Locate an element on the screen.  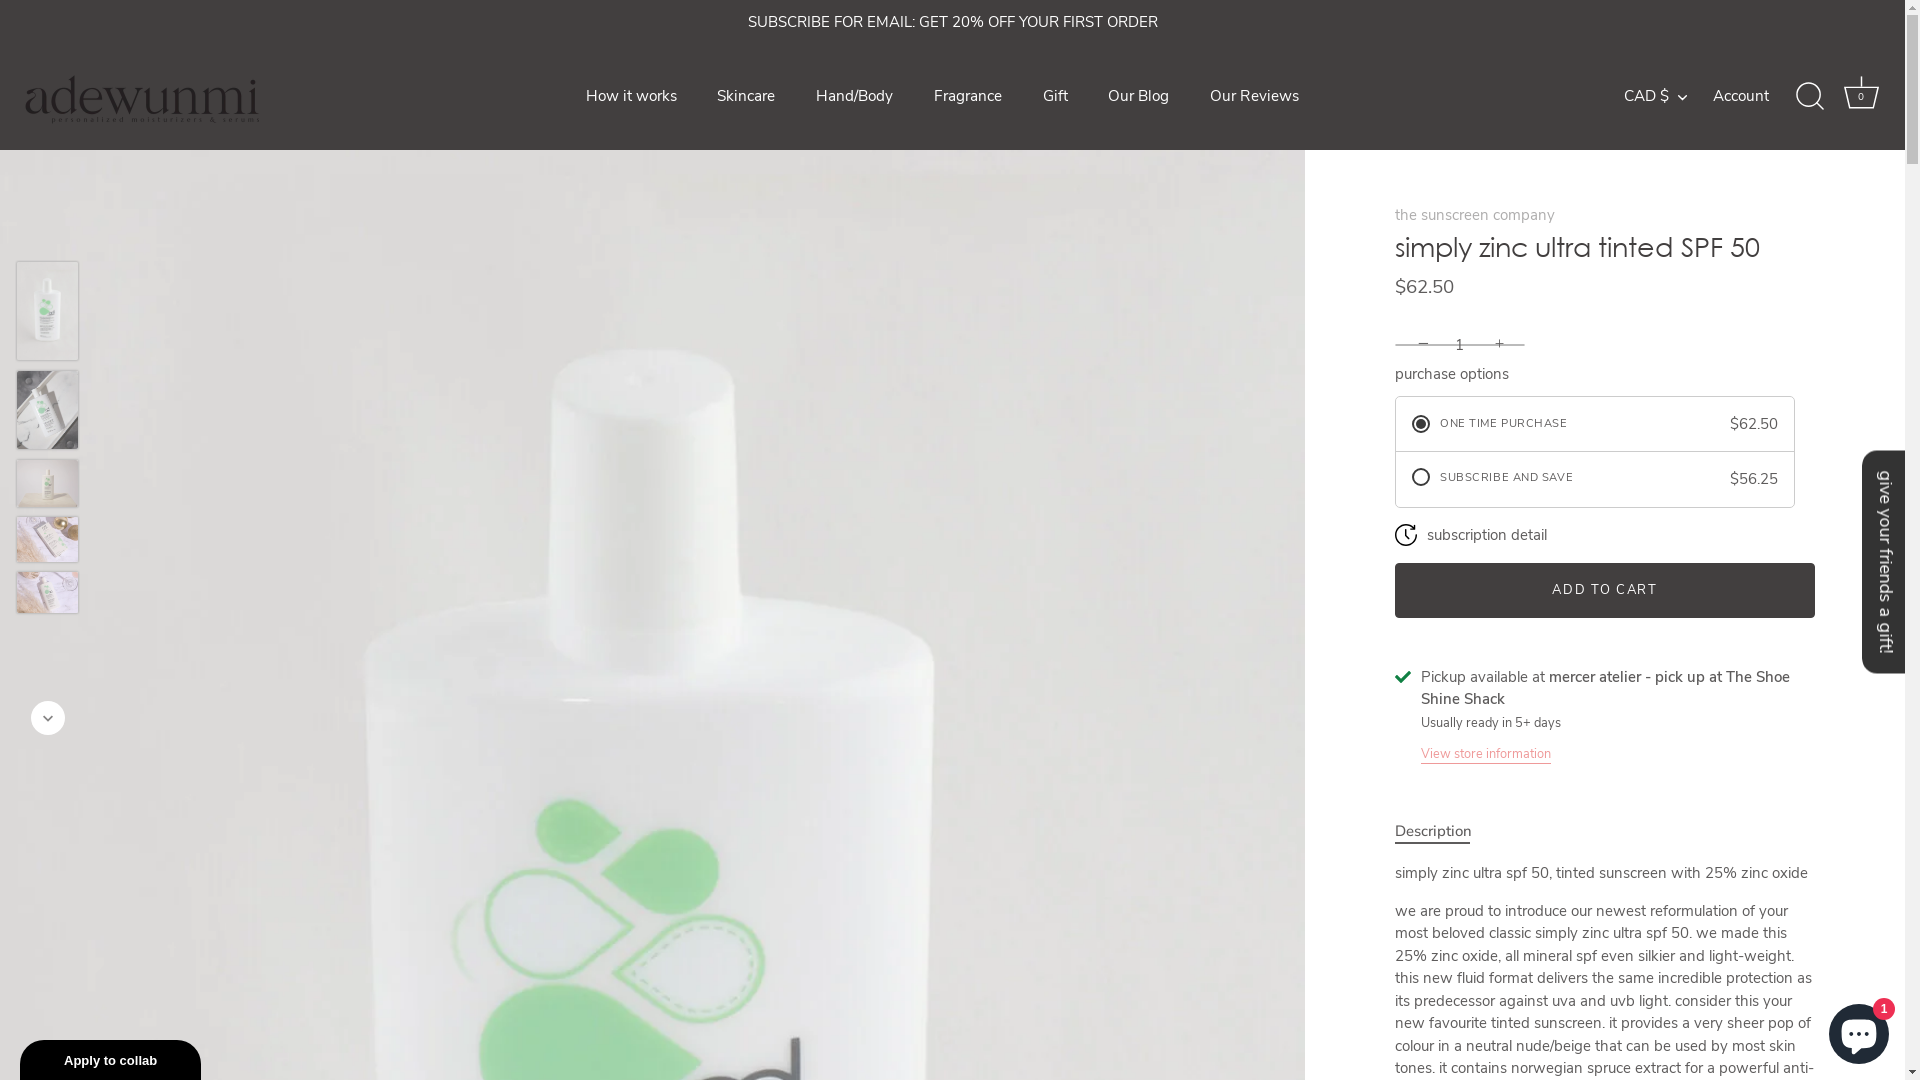
'Account' is located at coordinates (1757, 96).